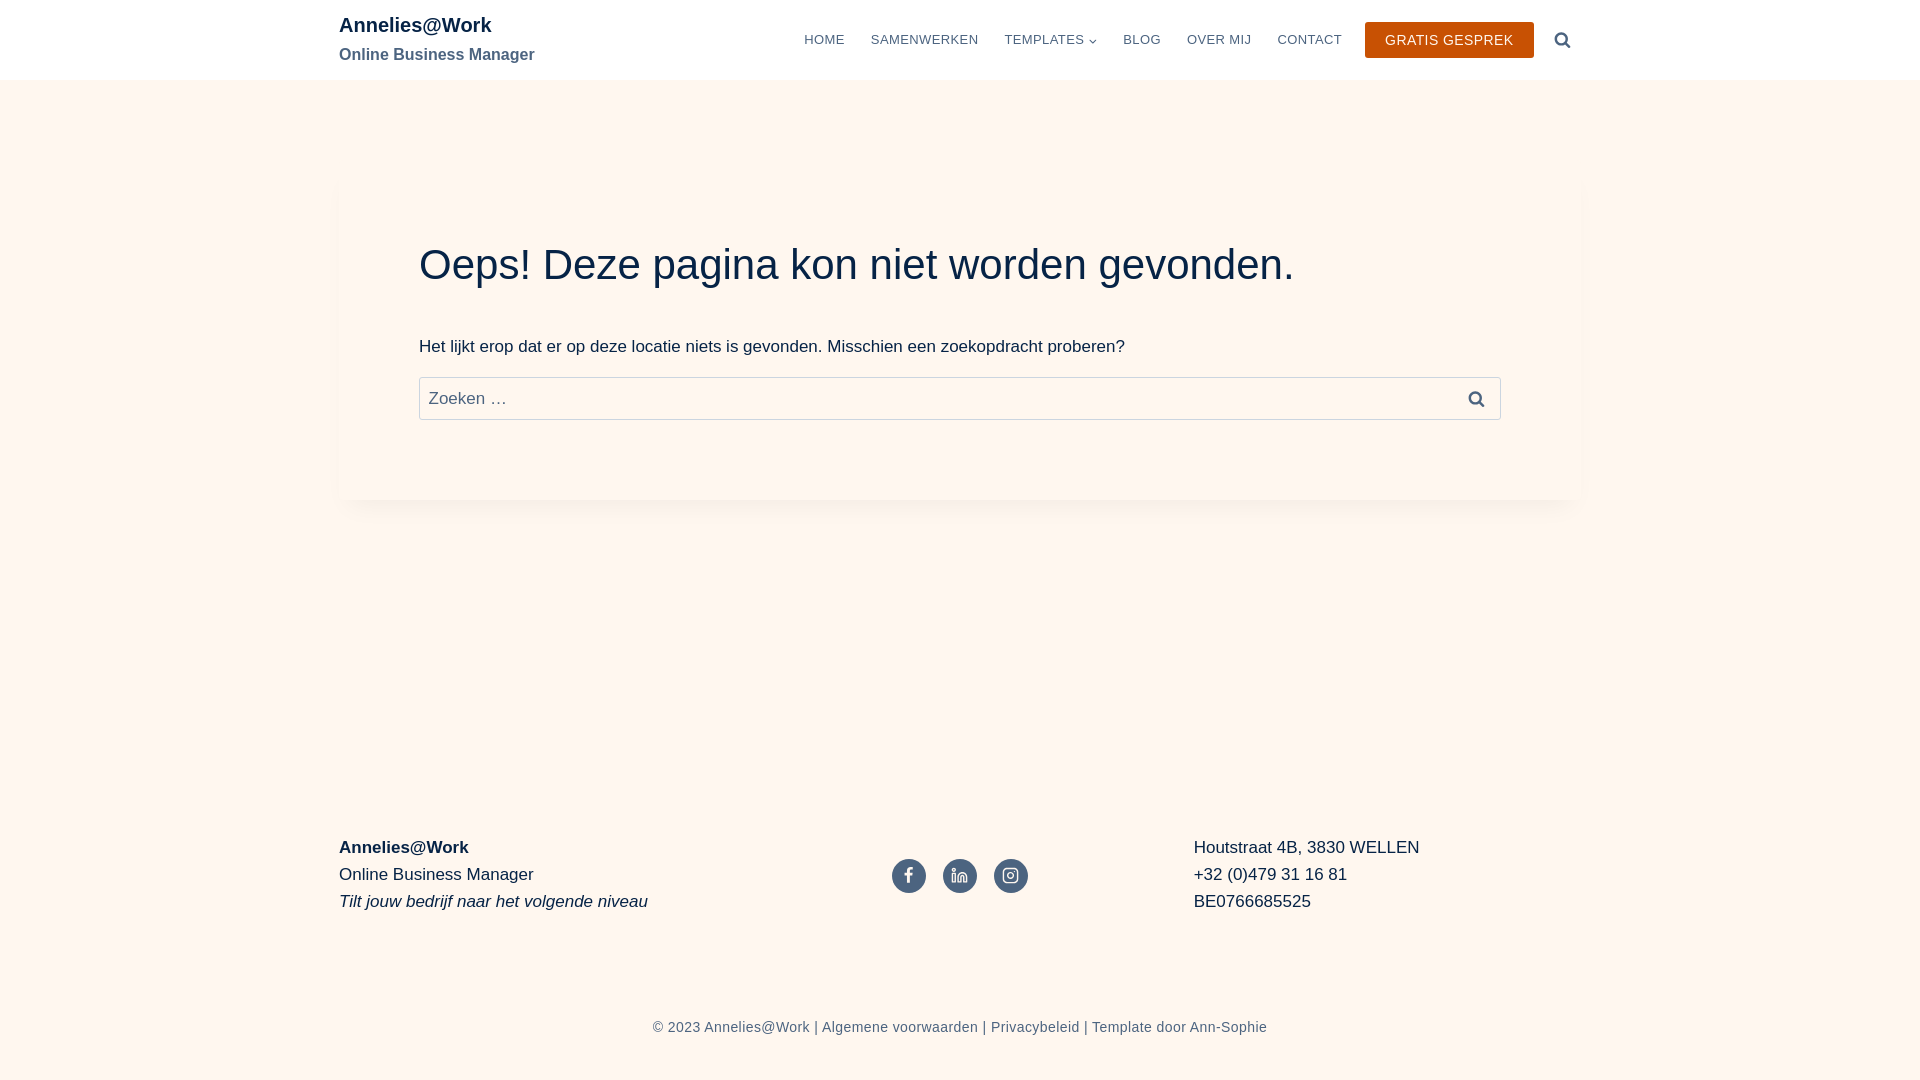 The height and width of the screenshot is (1080, 1920). What do you see at coordinates (1142, 39) in the screenshot?
I see `'BLOG'` at bounding box center [1142, 39].